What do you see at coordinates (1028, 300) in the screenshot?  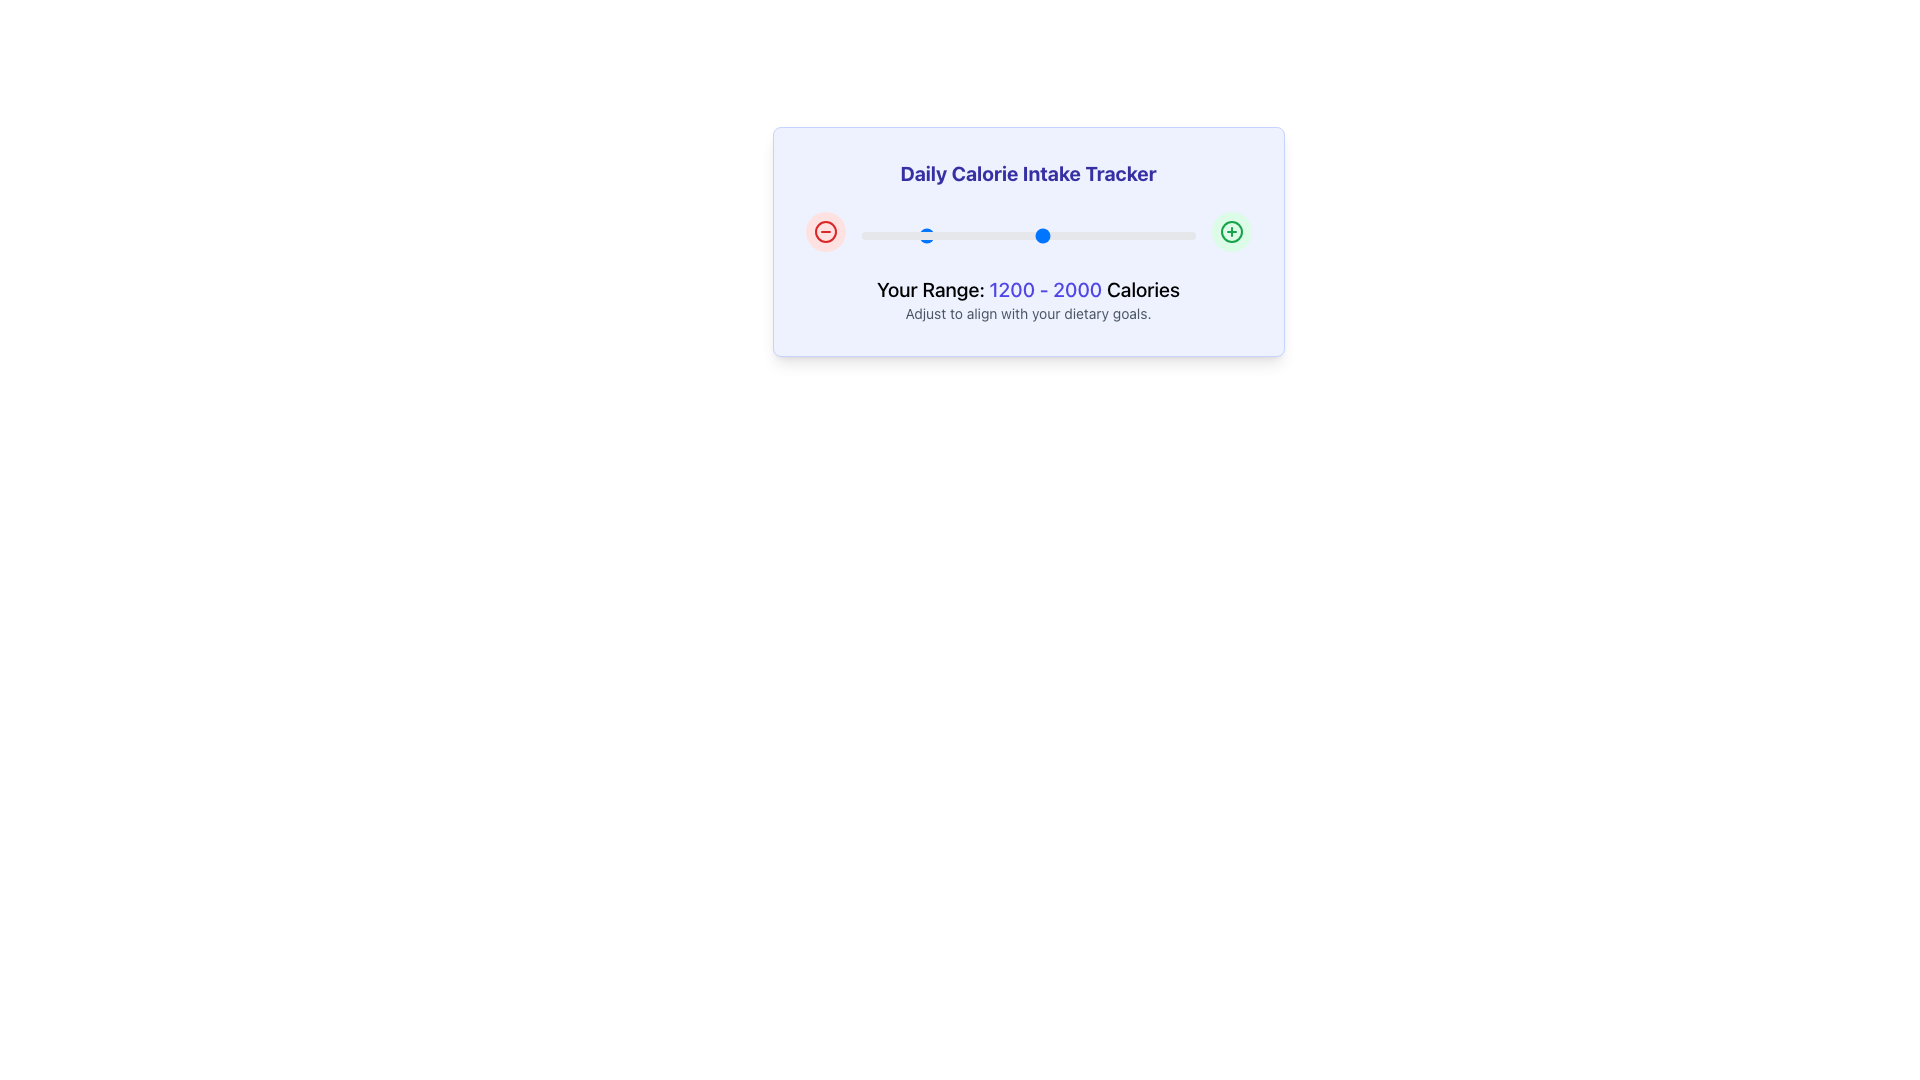 I see `the text display element that shows 'Your Range: 1200 - 2000 Calories' and the subtitle 'Adjust to align with your dietary goals.' within the 'Daily Calorie Intake Tracker' card` at bounding box center [1028, 300].